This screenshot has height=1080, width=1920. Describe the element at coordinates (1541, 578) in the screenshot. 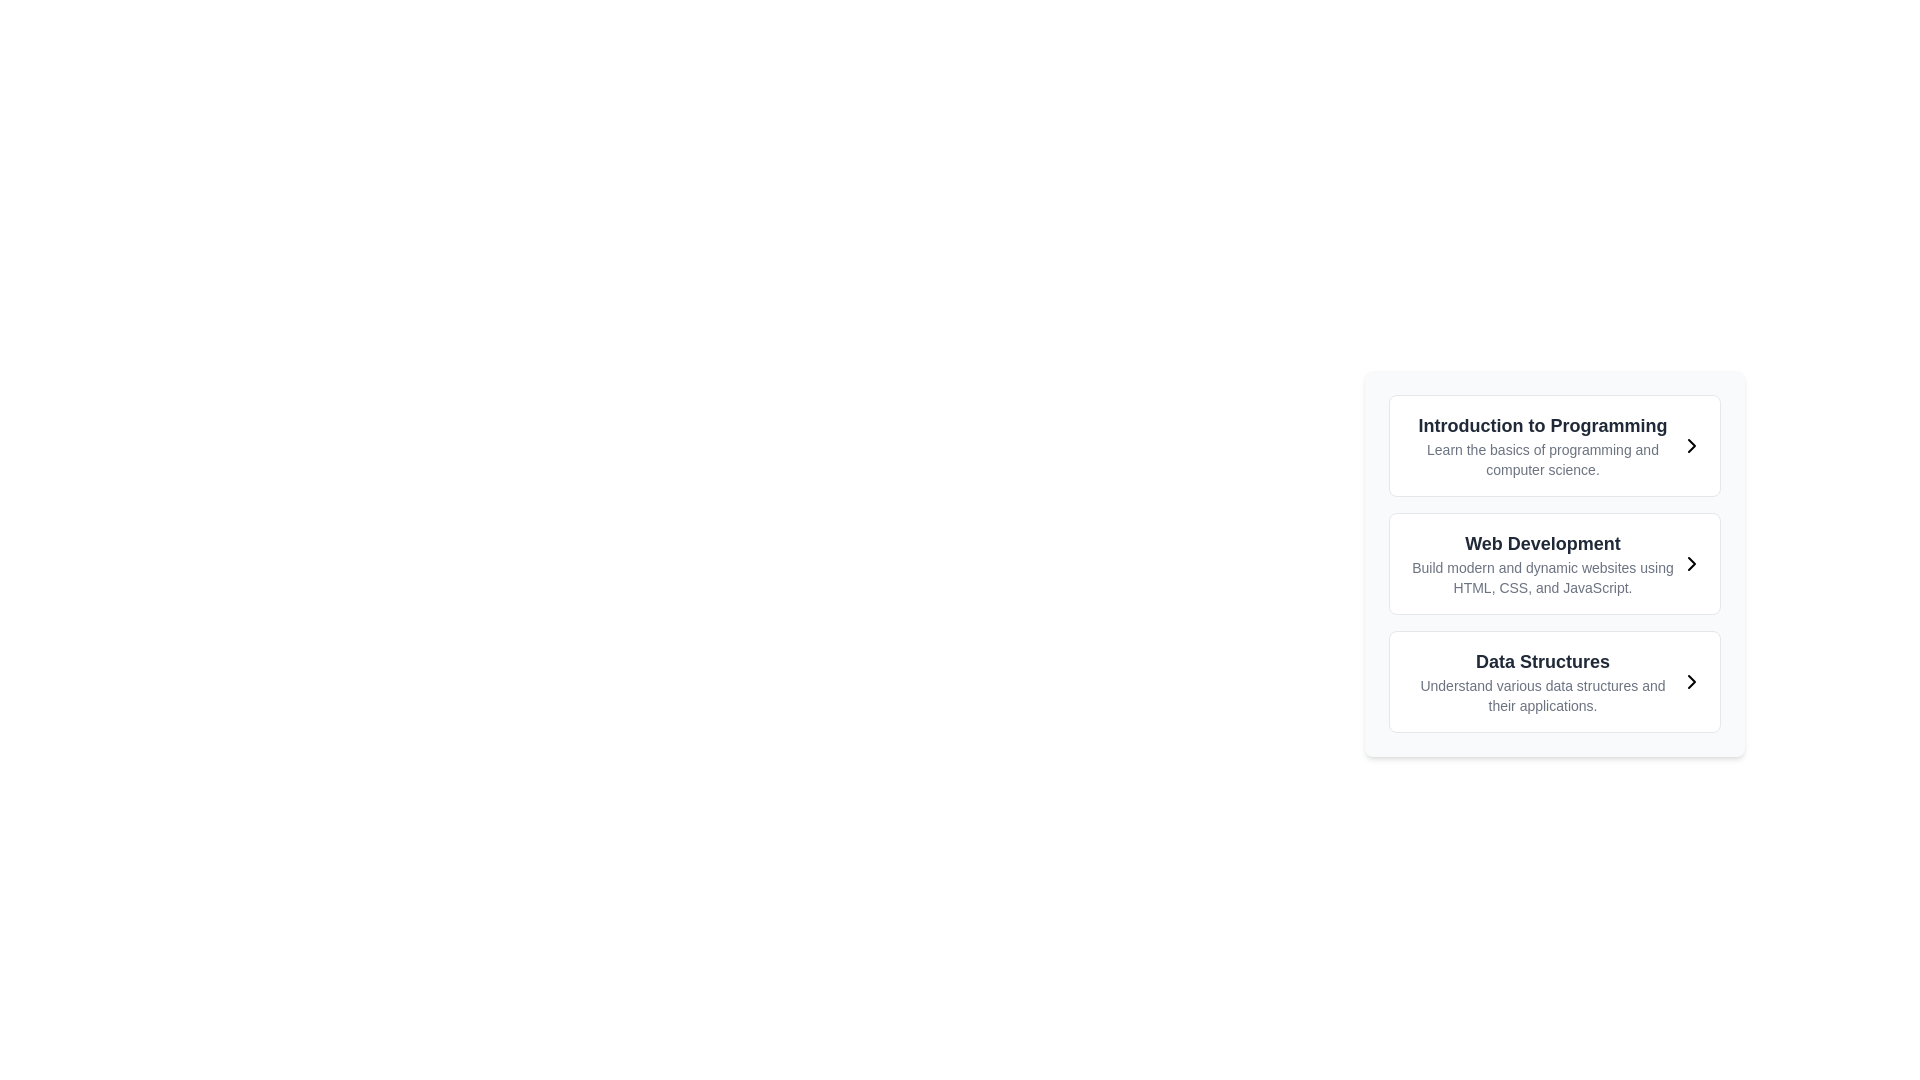

I see `the static text element styled as a paragraph, which reads 'Build modern and dynamic websites using HTML, CSS, and JavaScript.' positioned below the 'Web Development' title in the card layout` at that location.